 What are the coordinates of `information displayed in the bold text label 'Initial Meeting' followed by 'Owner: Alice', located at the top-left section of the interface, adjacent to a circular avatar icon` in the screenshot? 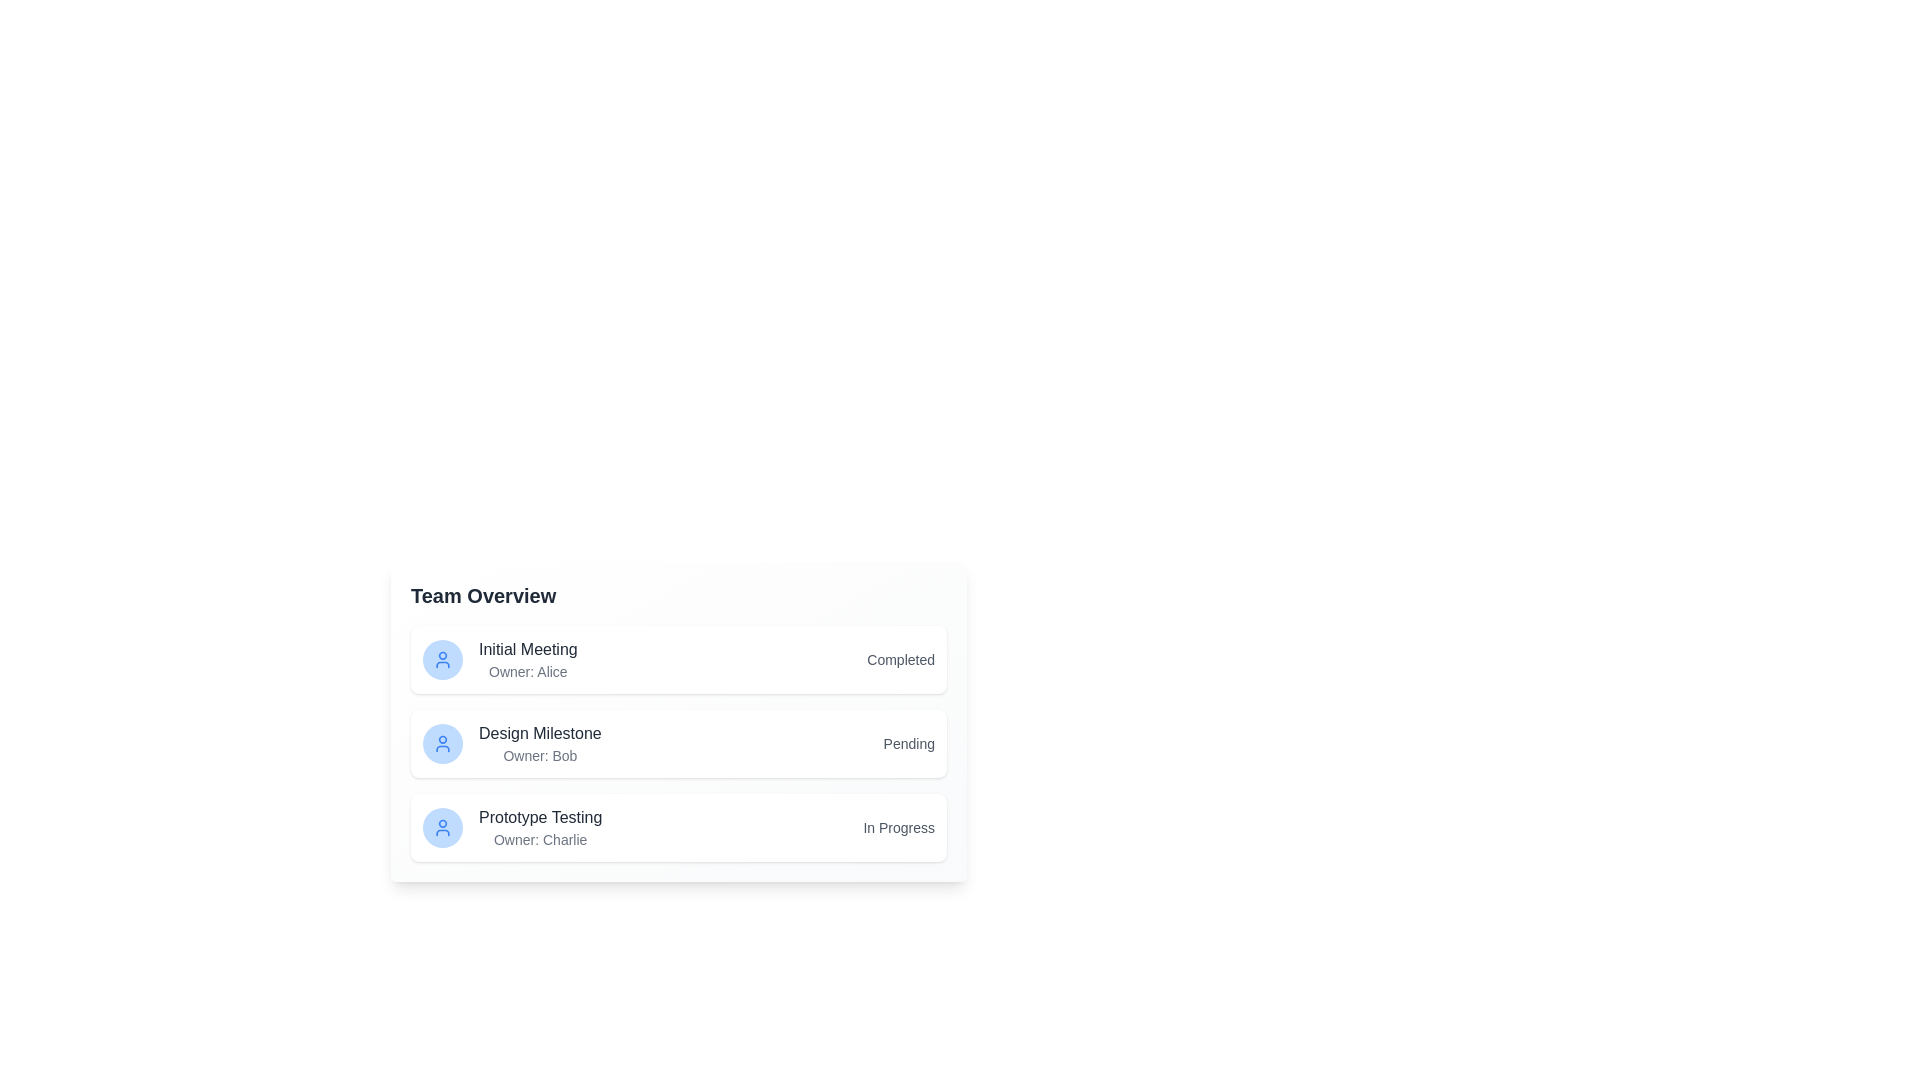 It's located at (500, 659).